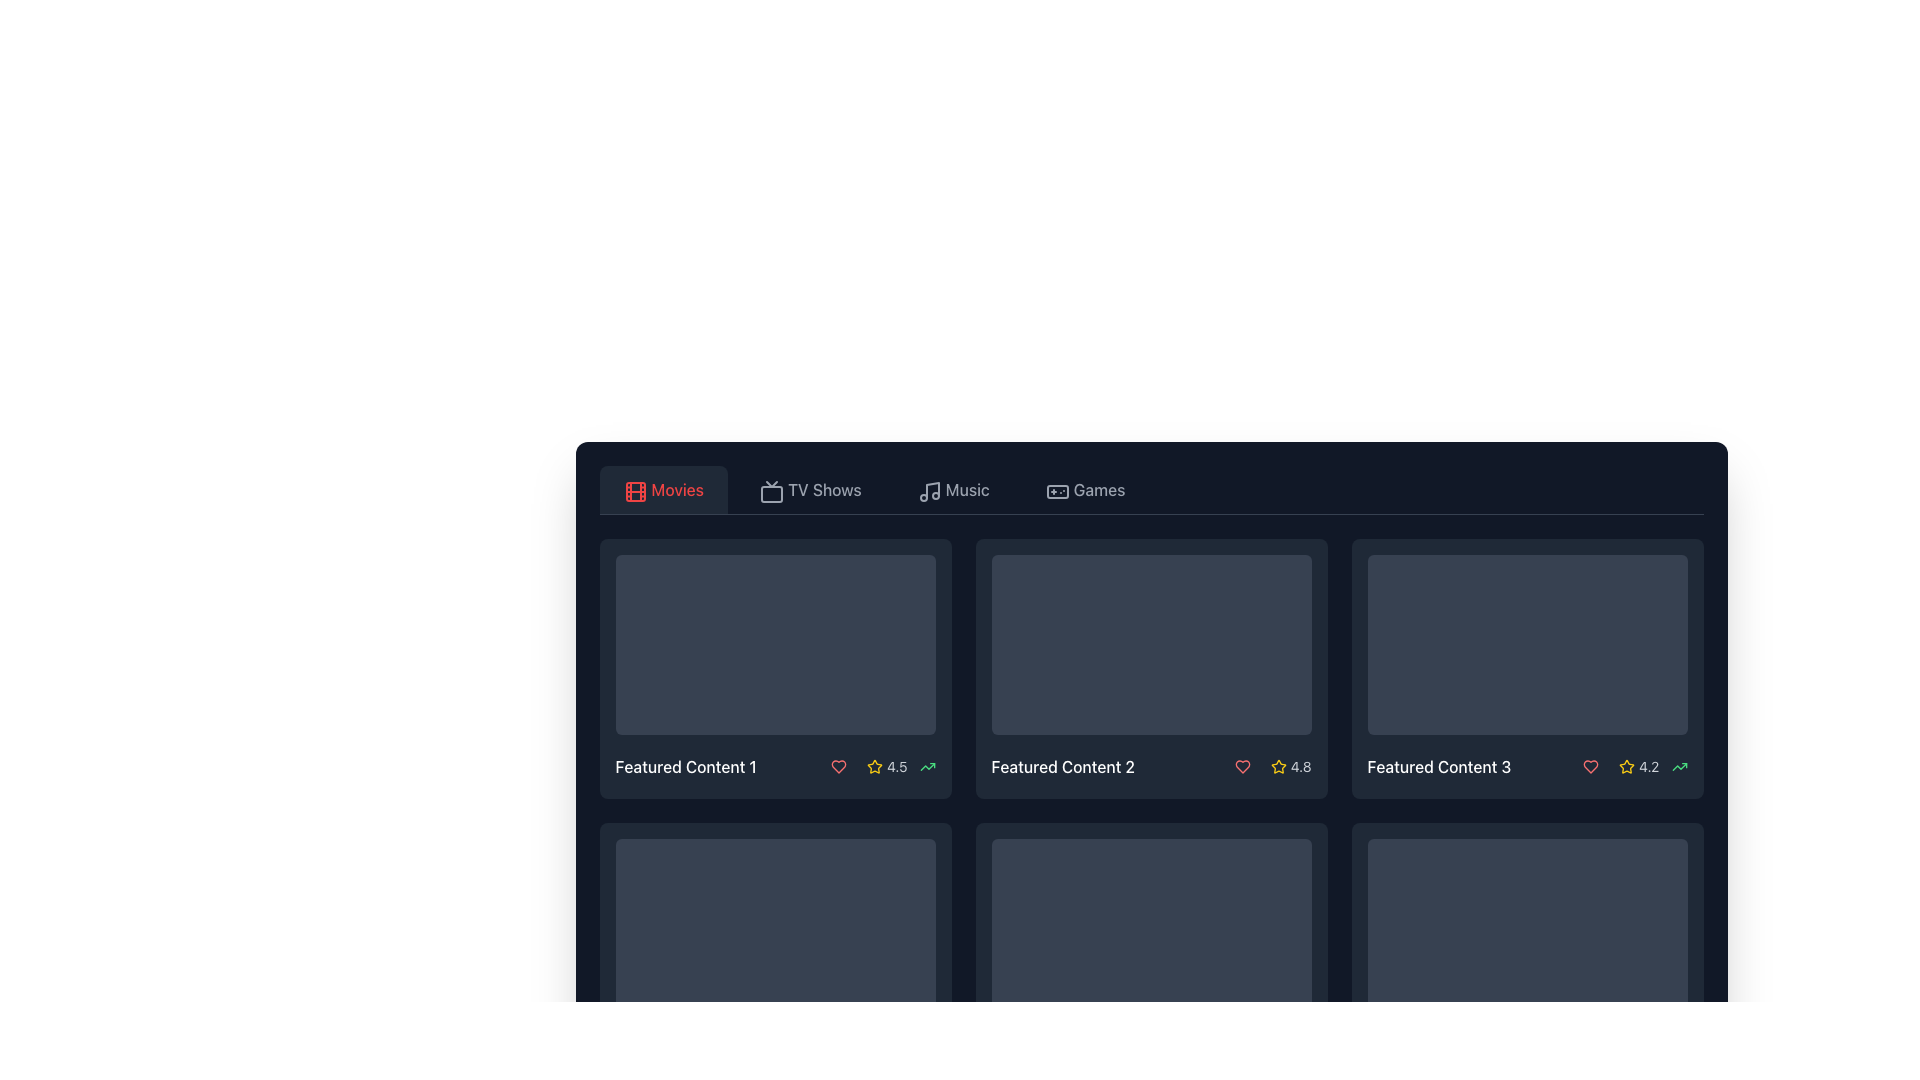 This screenshot has width=1920, height=1080. Describe the element at coordinates (824, 489) in the screenshot. I see `the 'TV Shows' text label in the upper center of the navigation bar` at that location.